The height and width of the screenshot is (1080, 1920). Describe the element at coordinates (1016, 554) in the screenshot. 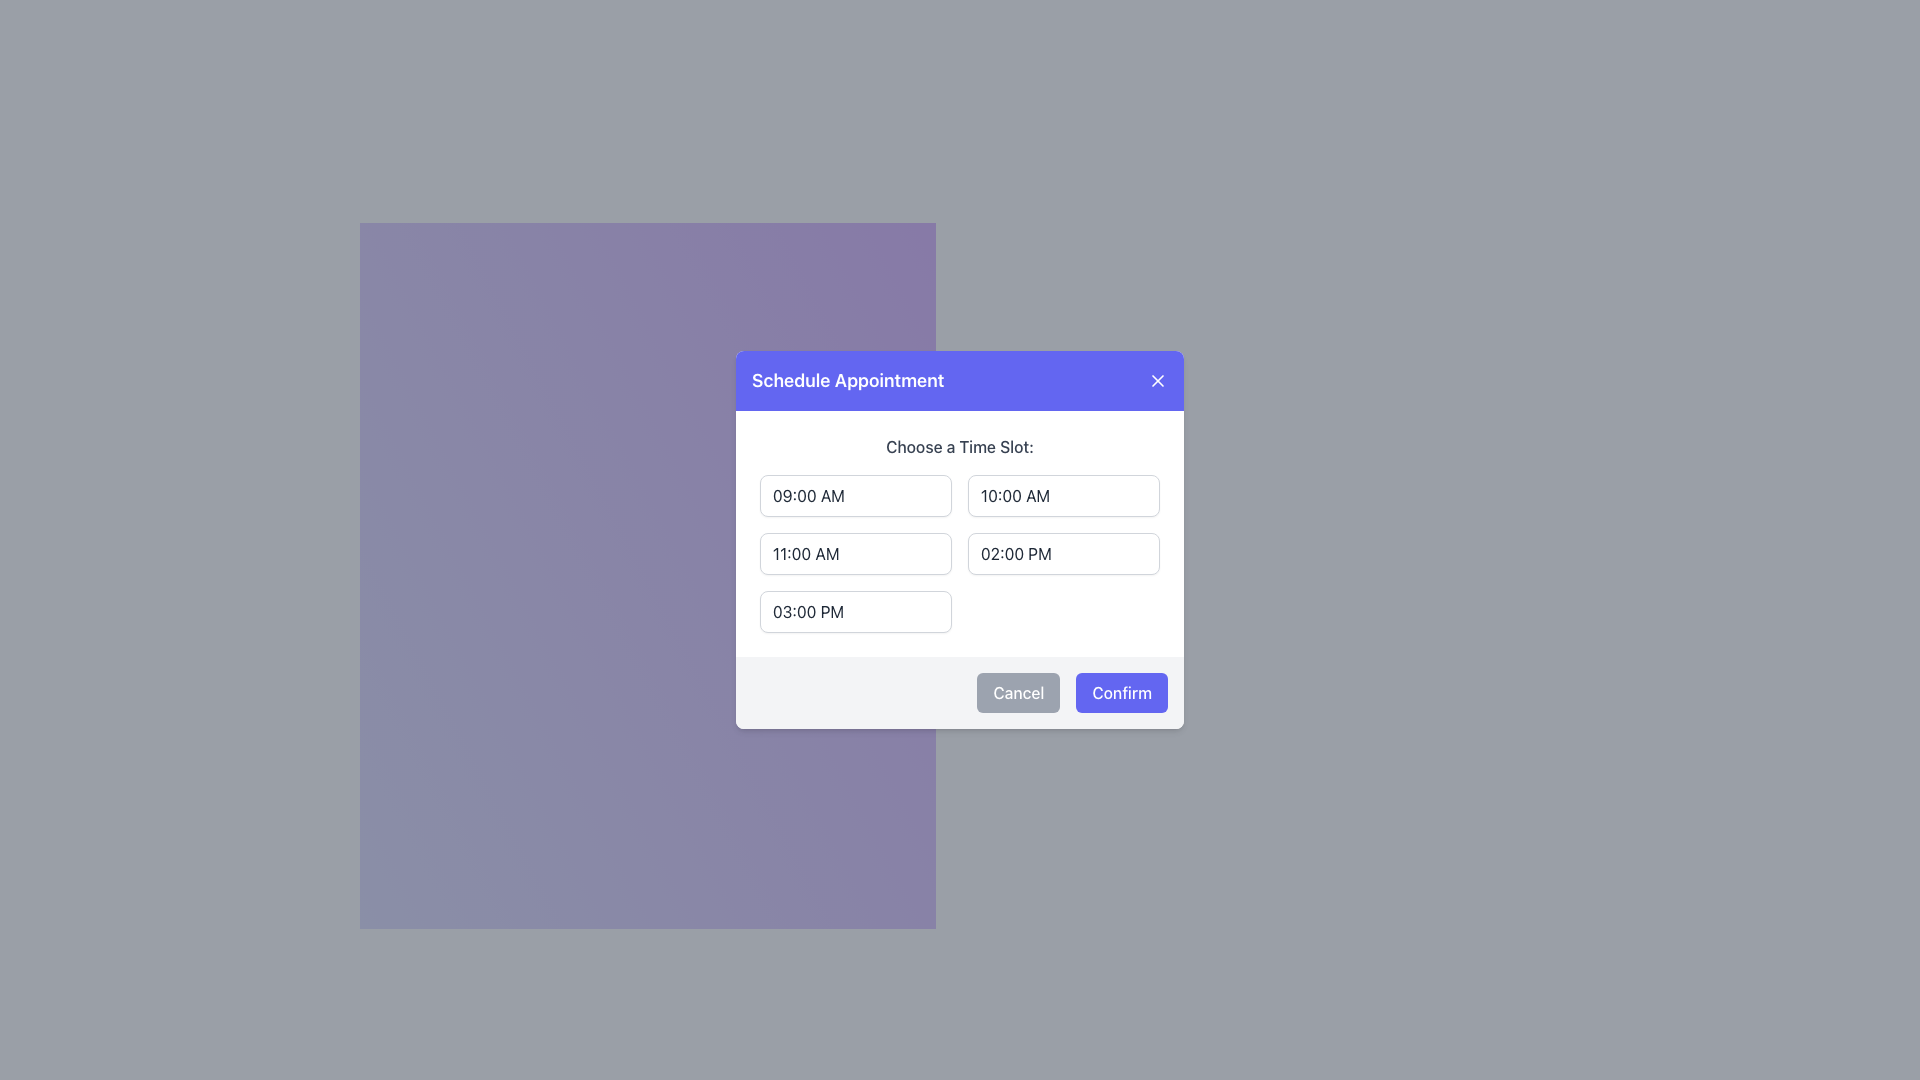

I see `'02:00 PM' time slot displayed in the text label located in the lower right section of the 'Schedule Appointment' modal` at that location.